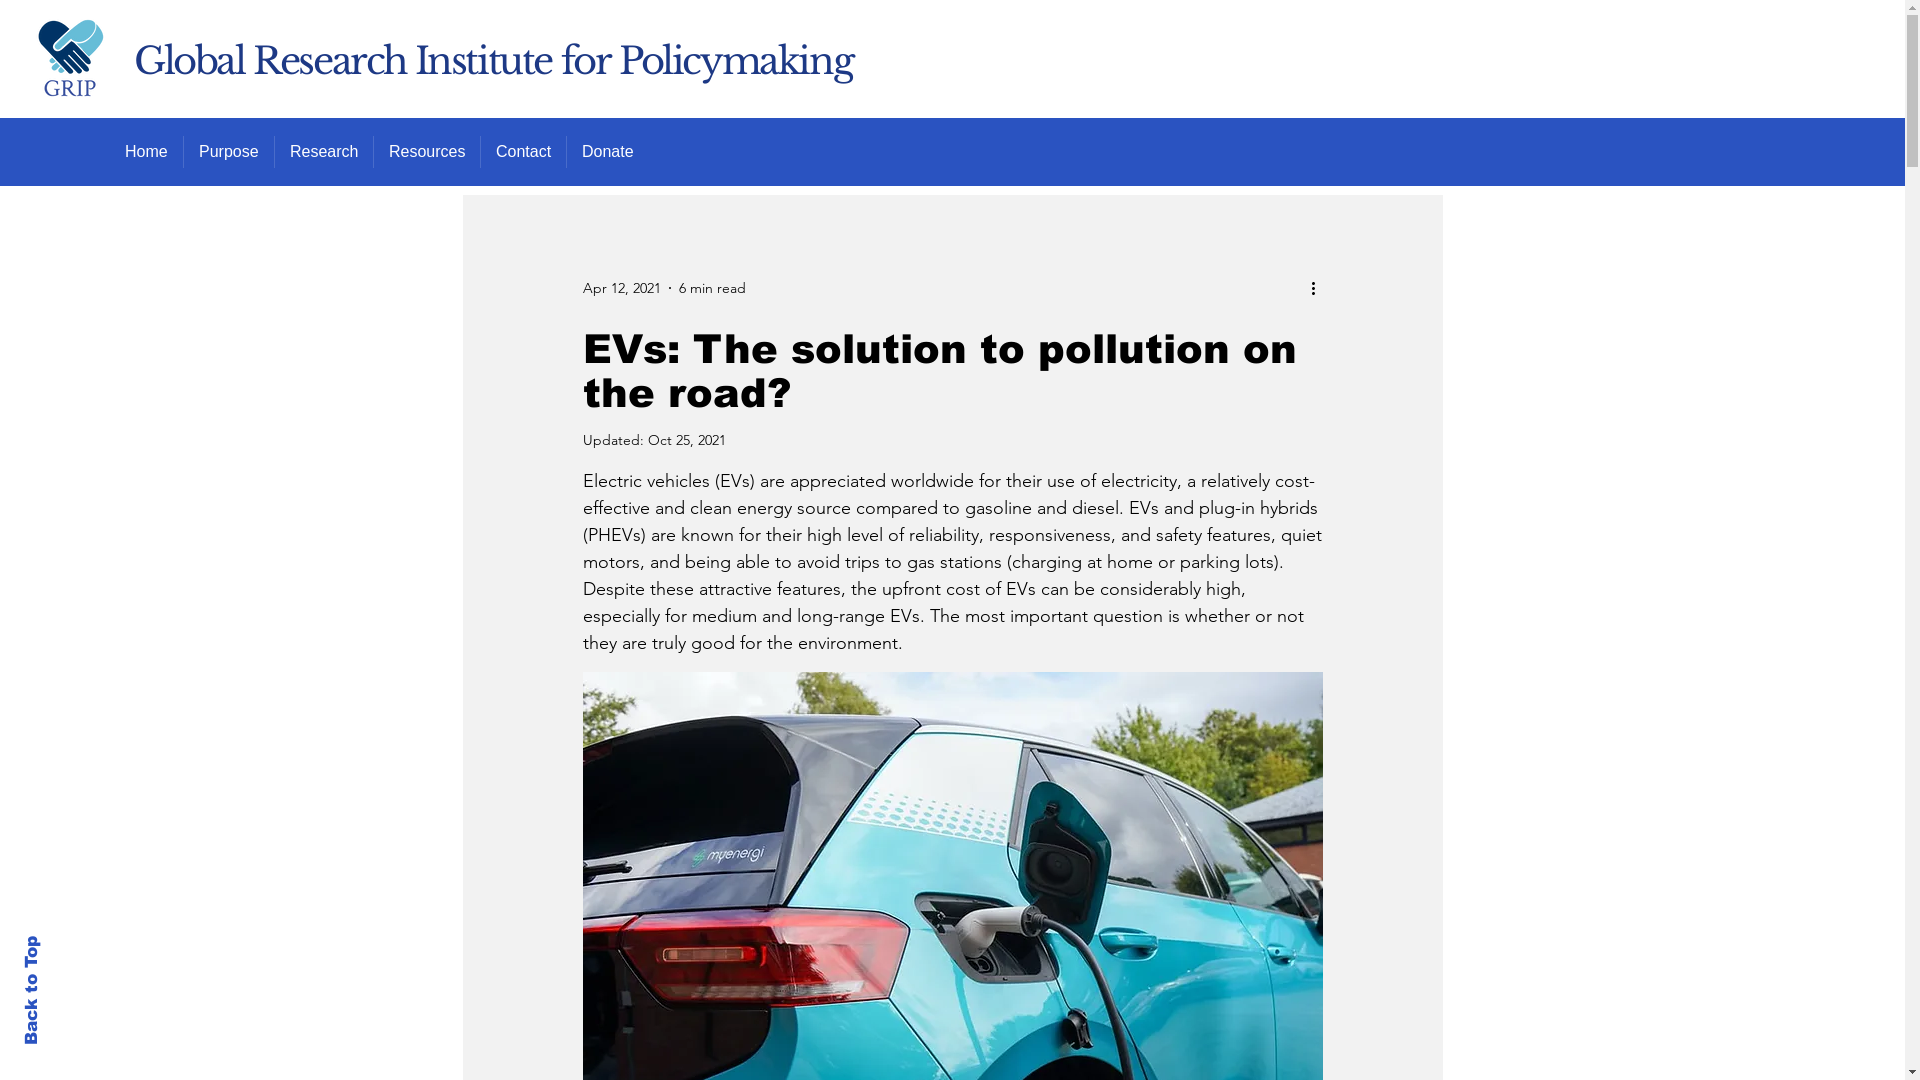 This screenshot has height=1080, width=1920. Describe the element at coordinates (145, 150) in the screenshot. I see `'Home'` at that location.